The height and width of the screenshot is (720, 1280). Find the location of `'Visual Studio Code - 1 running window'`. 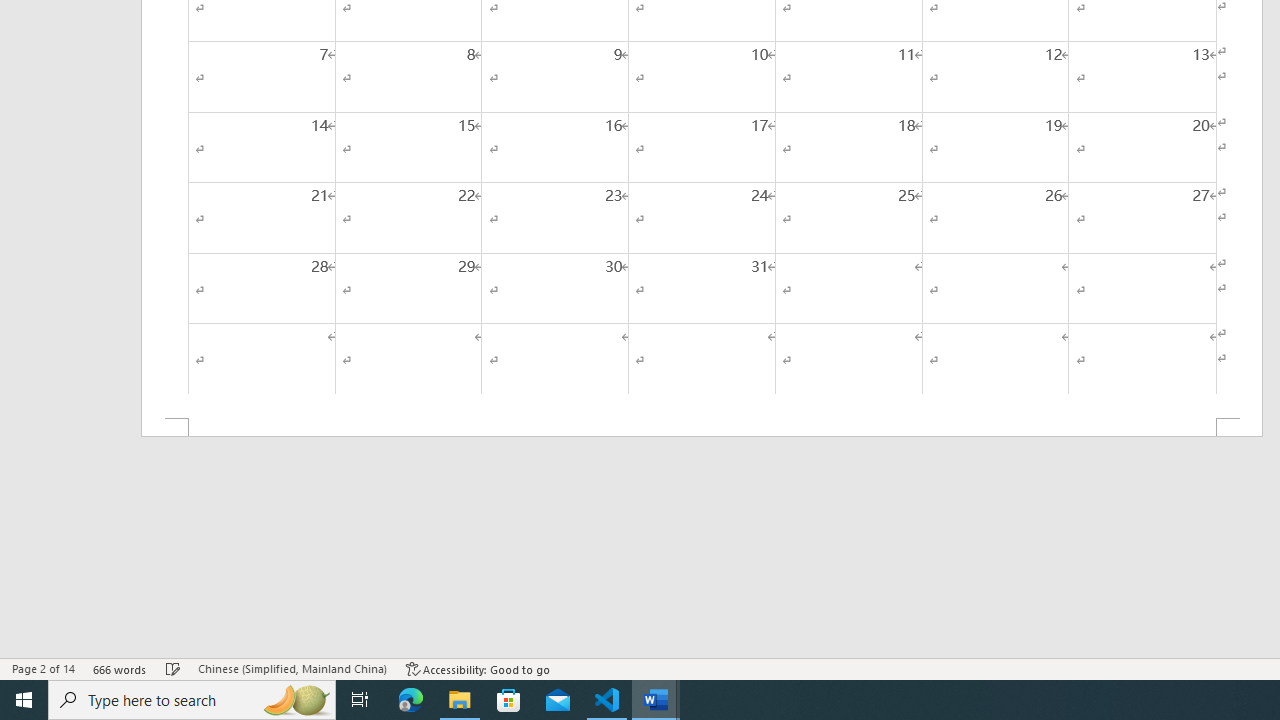

'Visual Studio Code - 1 running window' is located at coordinates (606, 698).